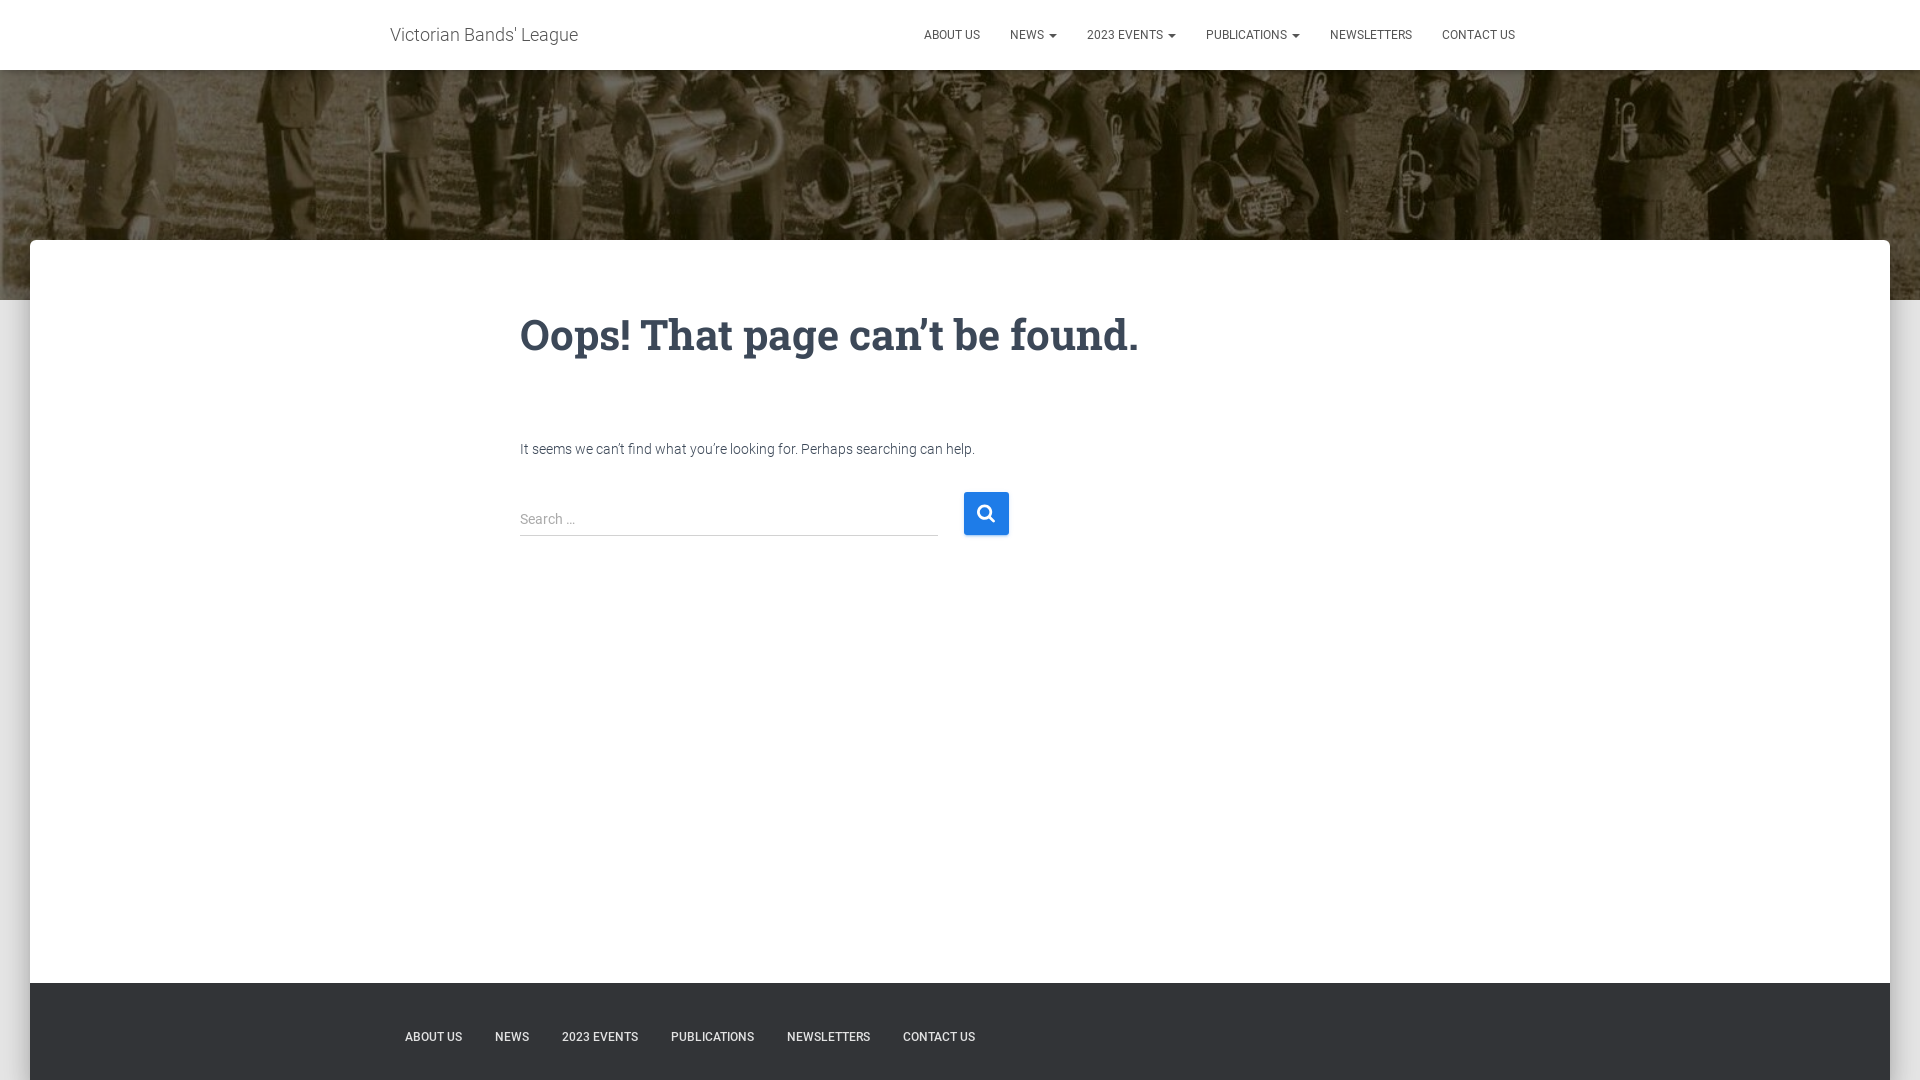 Image resolution: width=1920 pixels, height=1080 pixels. Describe the element at coordinates (938, 1036) in the screenshot. I see `'CONTACT US'` at that location.